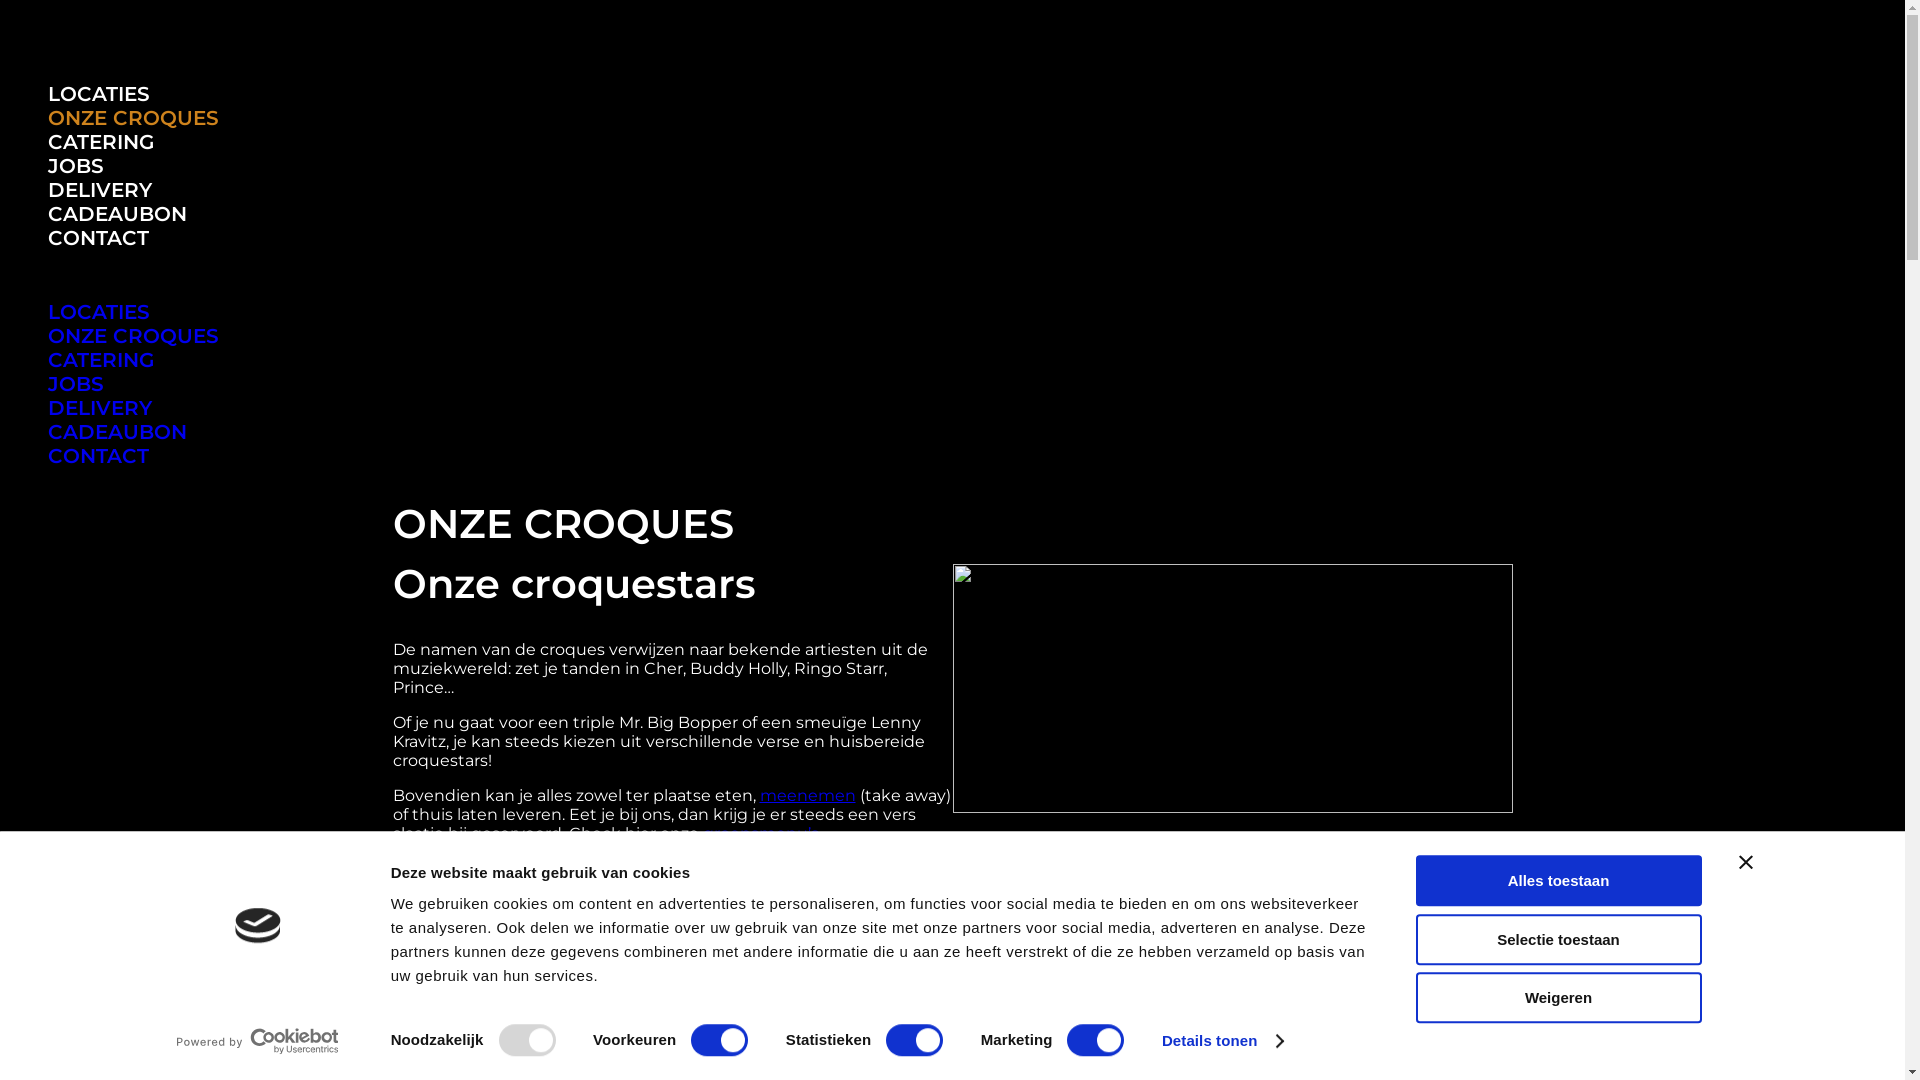 This screenshot has width=1920, height=1080. I want to click on 'Selectie toestaan', so click(1415, 939).